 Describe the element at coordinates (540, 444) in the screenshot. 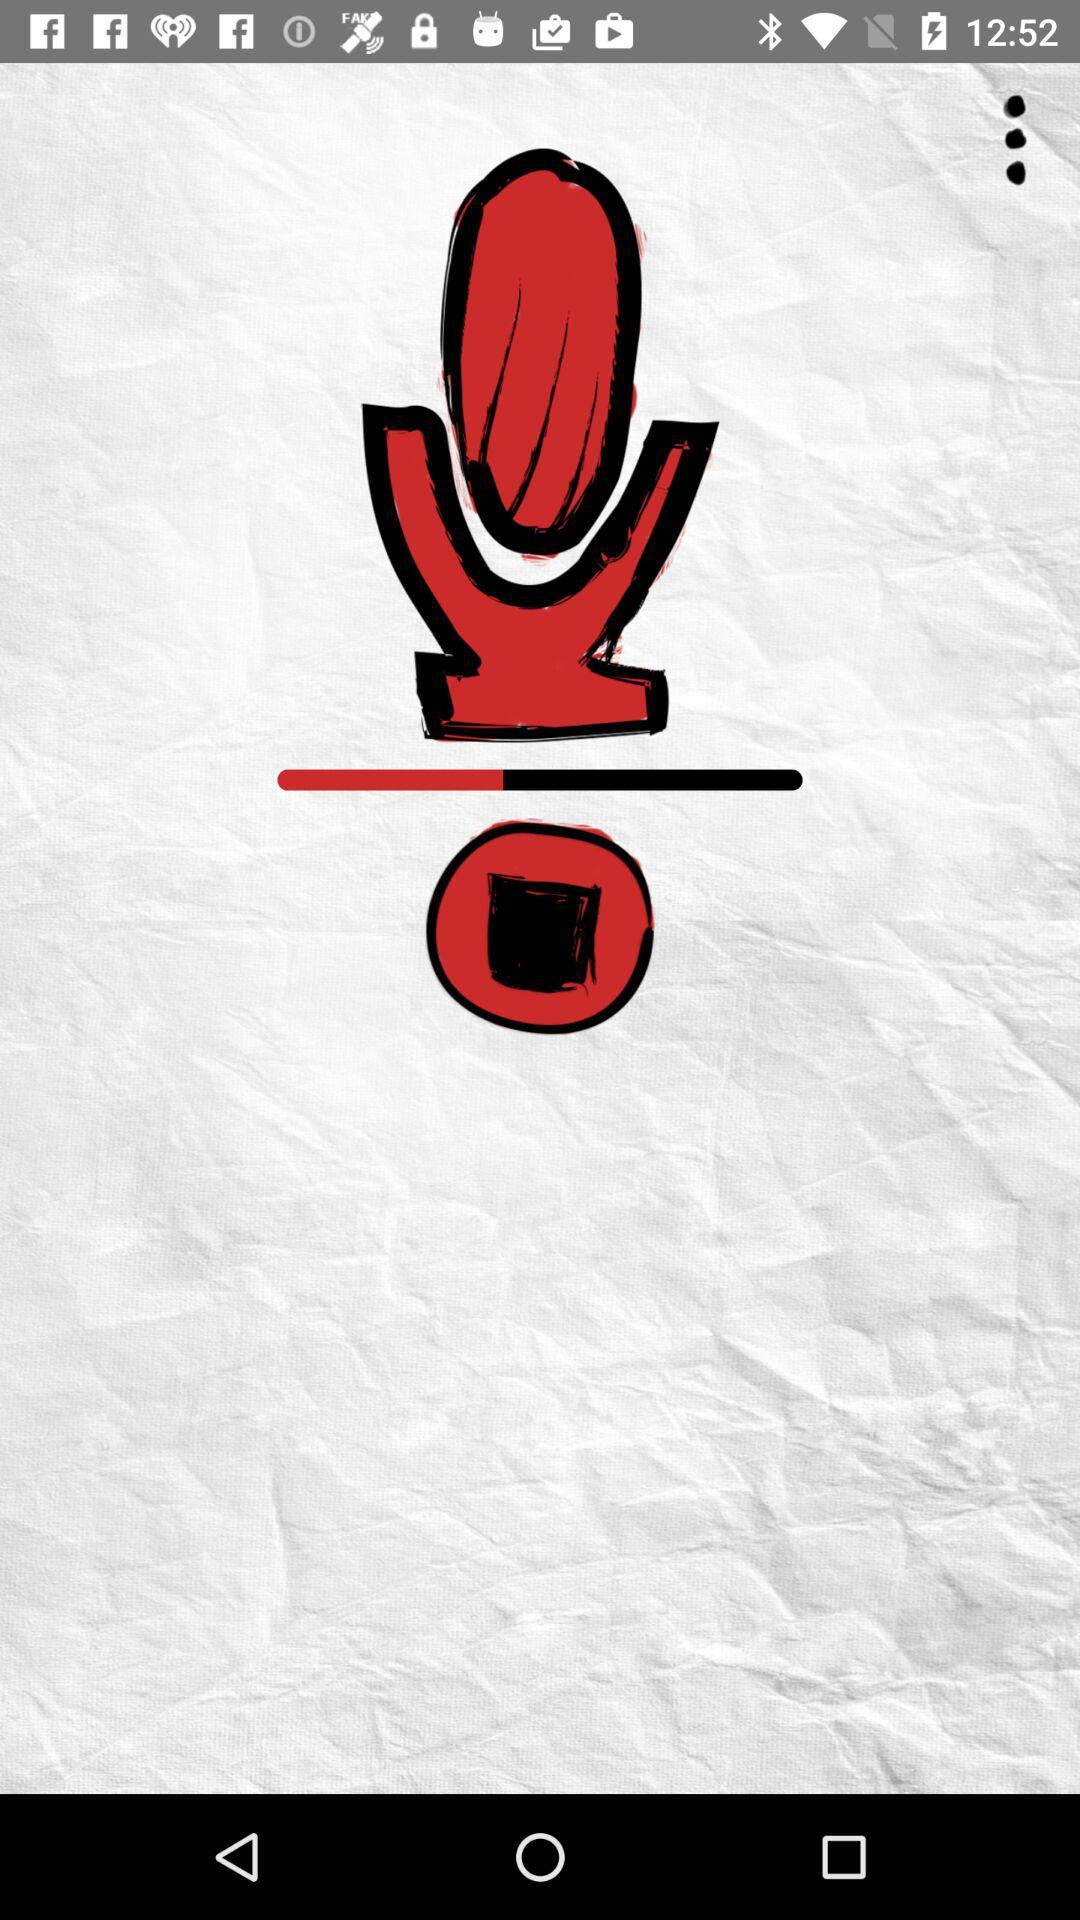

I see `image logo` at that location.